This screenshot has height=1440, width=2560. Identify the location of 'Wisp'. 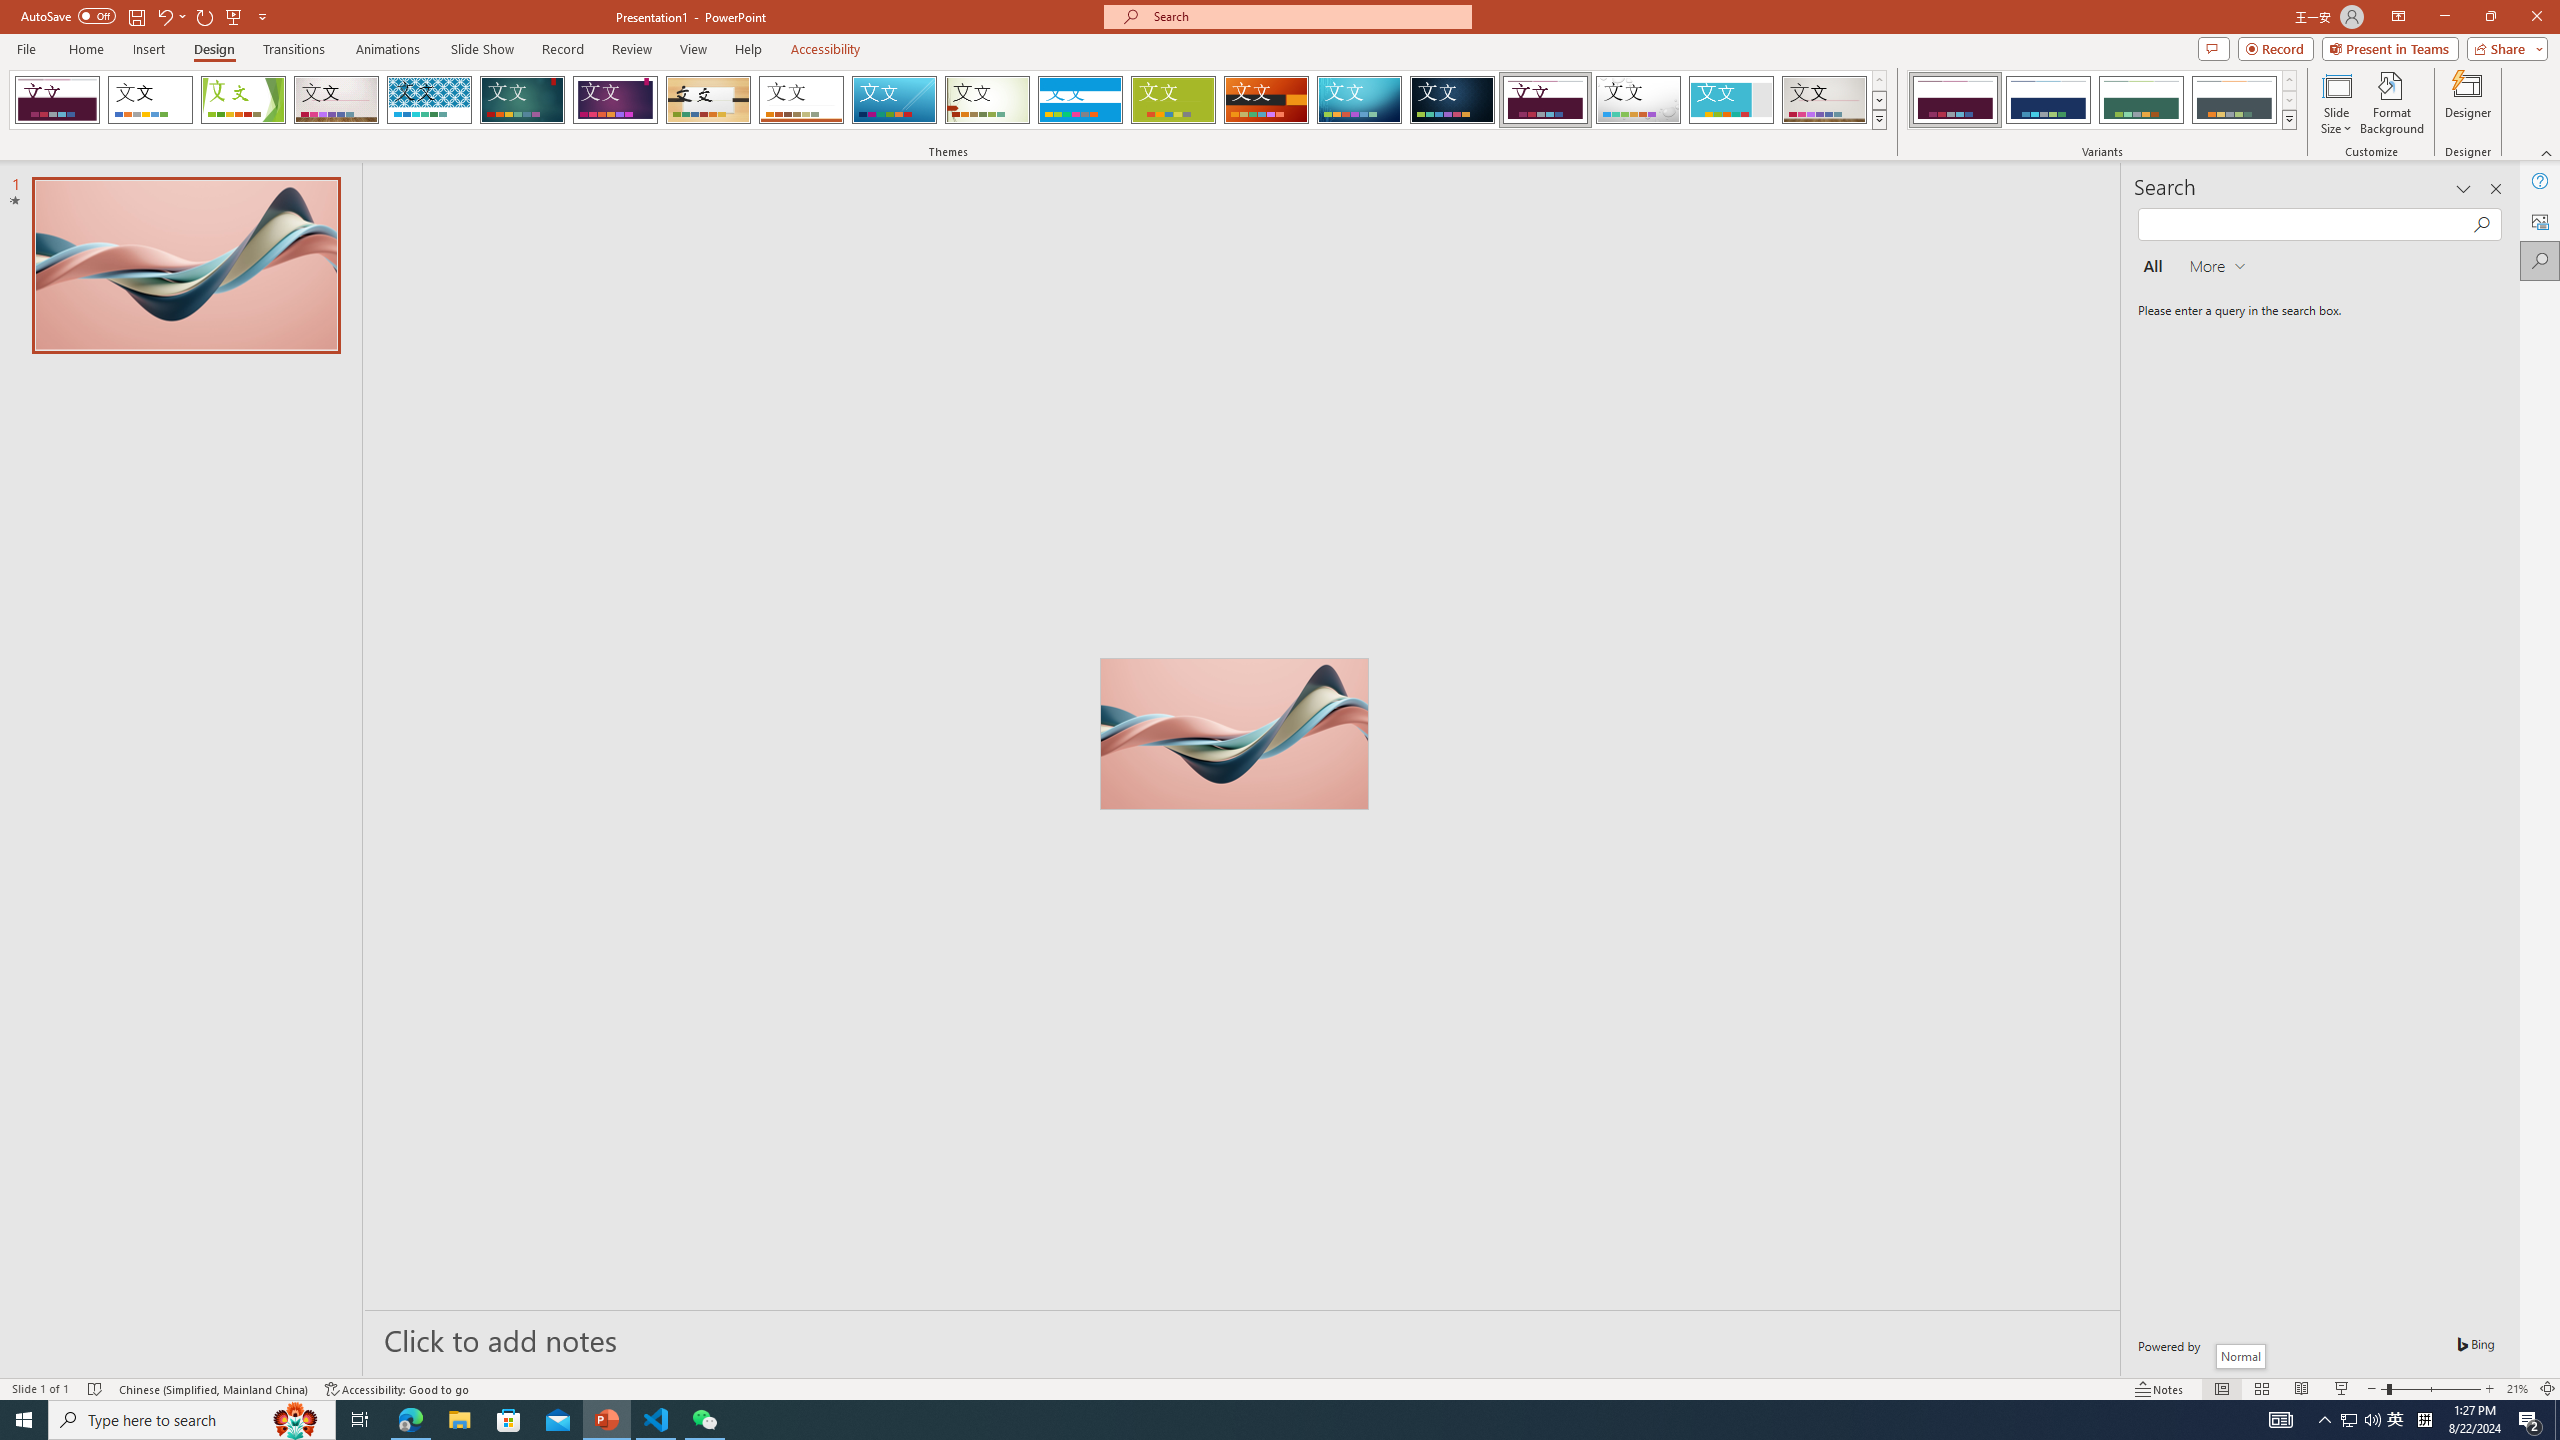
(987, 99).